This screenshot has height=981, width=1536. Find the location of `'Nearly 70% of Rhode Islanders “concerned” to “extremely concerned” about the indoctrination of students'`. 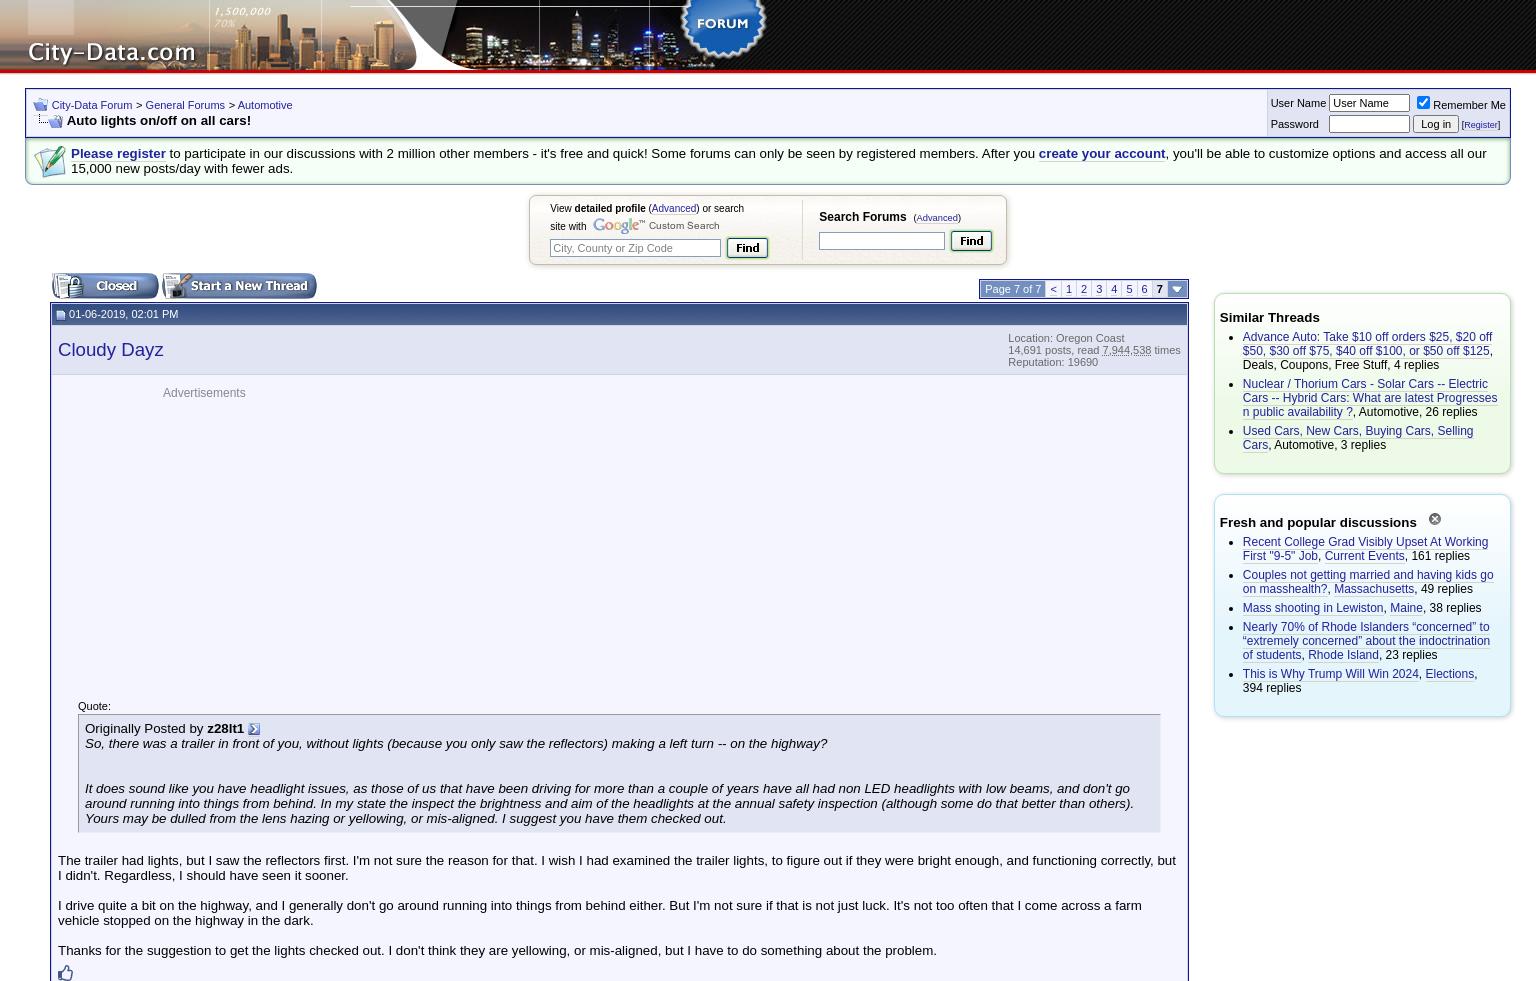

'Nearly 70% of Rhode Islanders “concerned” to “extremely concerned” about the indoctrination of students' is located at coordinates (1242, 640).